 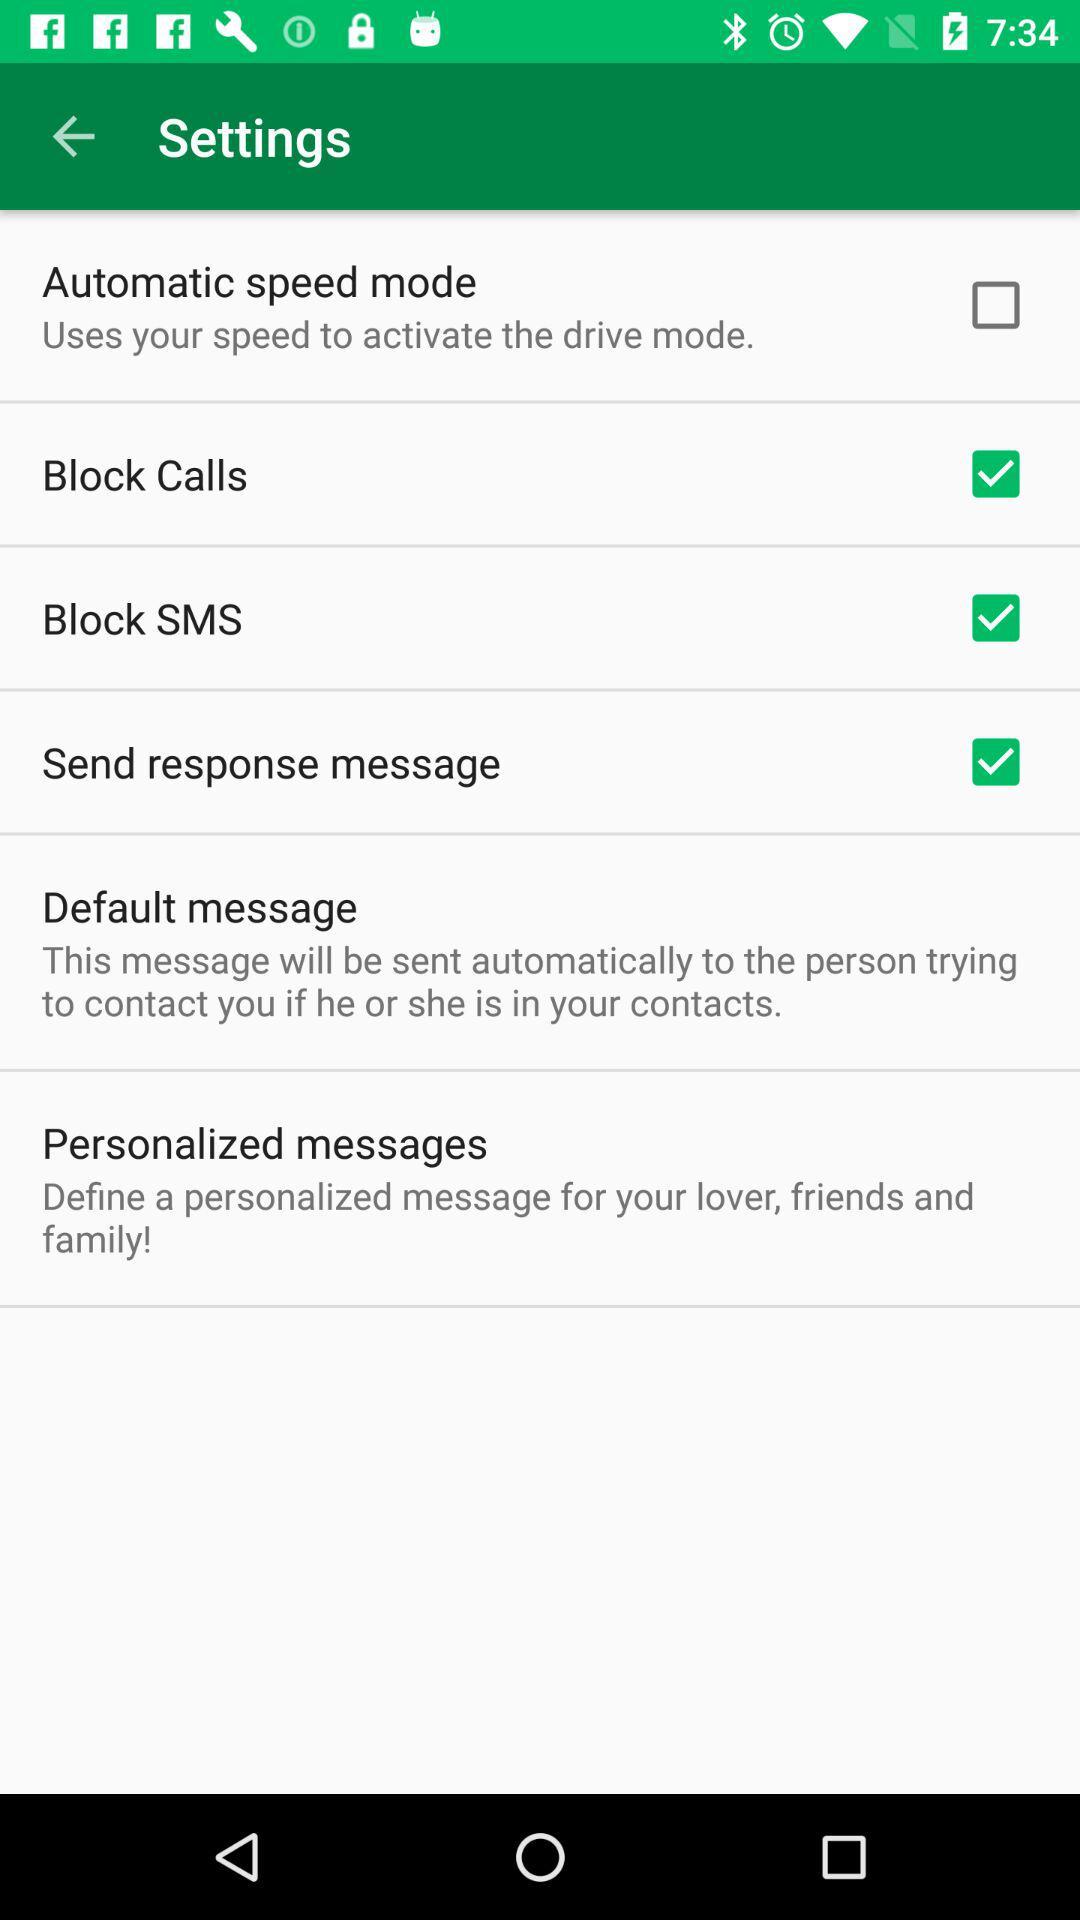 I want to click on the define a personalized item, so click(x=540, y=1215).